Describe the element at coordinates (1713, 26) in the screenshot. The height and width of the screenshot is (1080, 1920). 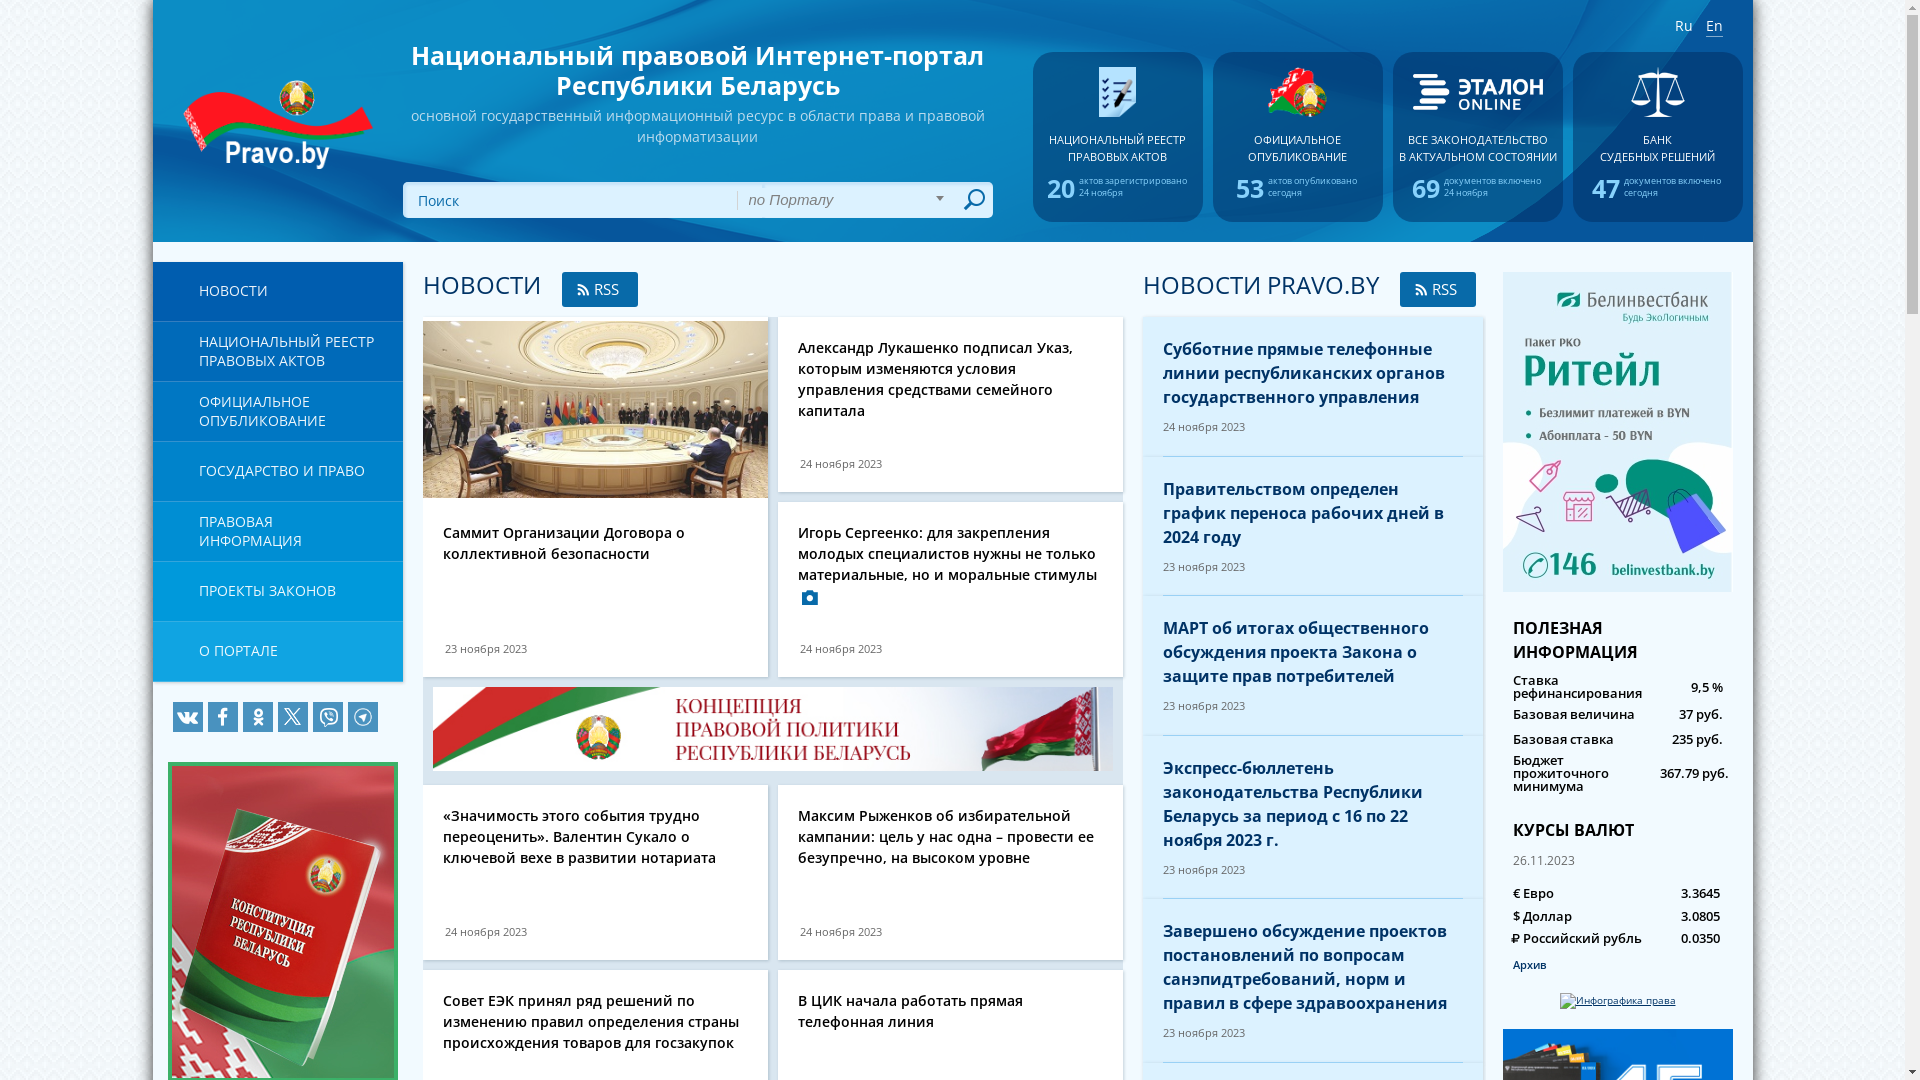
I see `'En'` at that location.